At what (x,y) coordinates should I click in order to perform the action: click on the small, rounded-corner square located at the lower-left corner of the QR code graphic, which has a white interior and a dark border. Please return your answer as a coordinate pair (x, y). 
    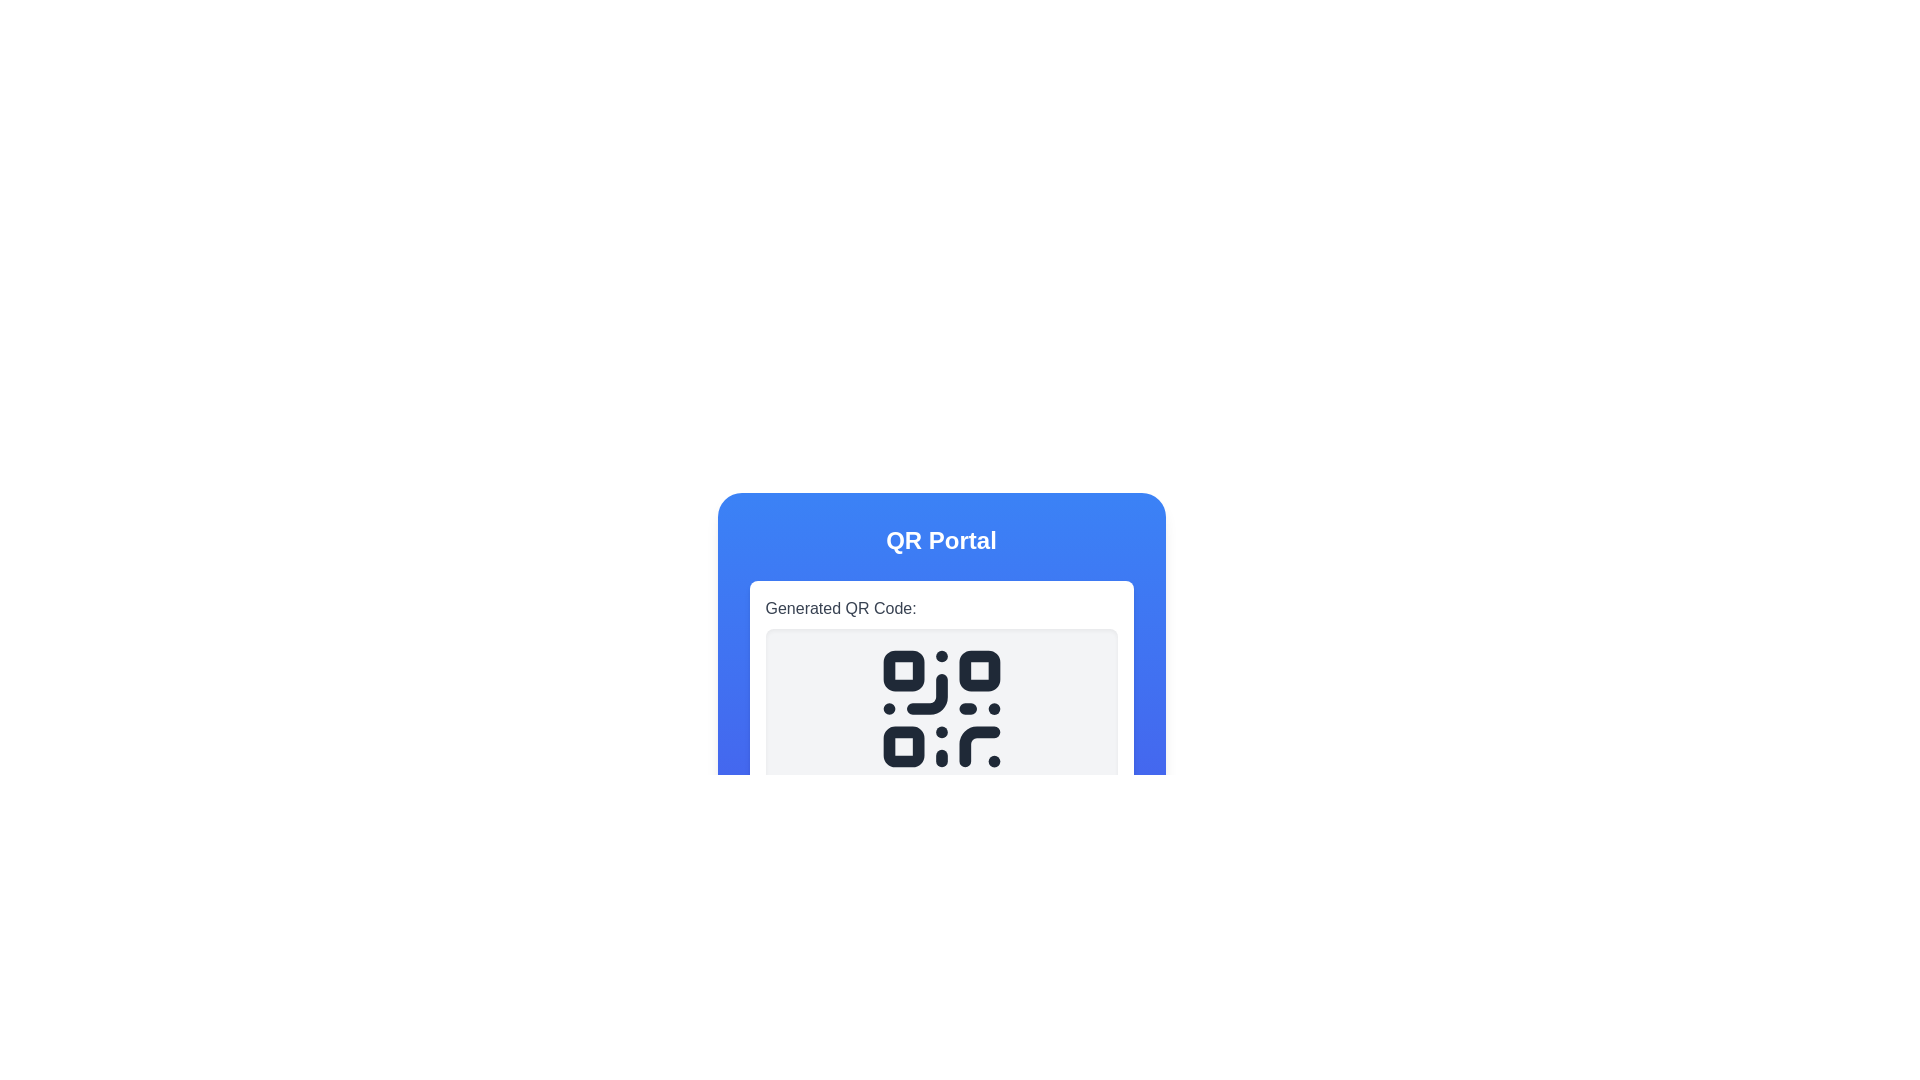
    Looking at the image, I should click on (902, 746).